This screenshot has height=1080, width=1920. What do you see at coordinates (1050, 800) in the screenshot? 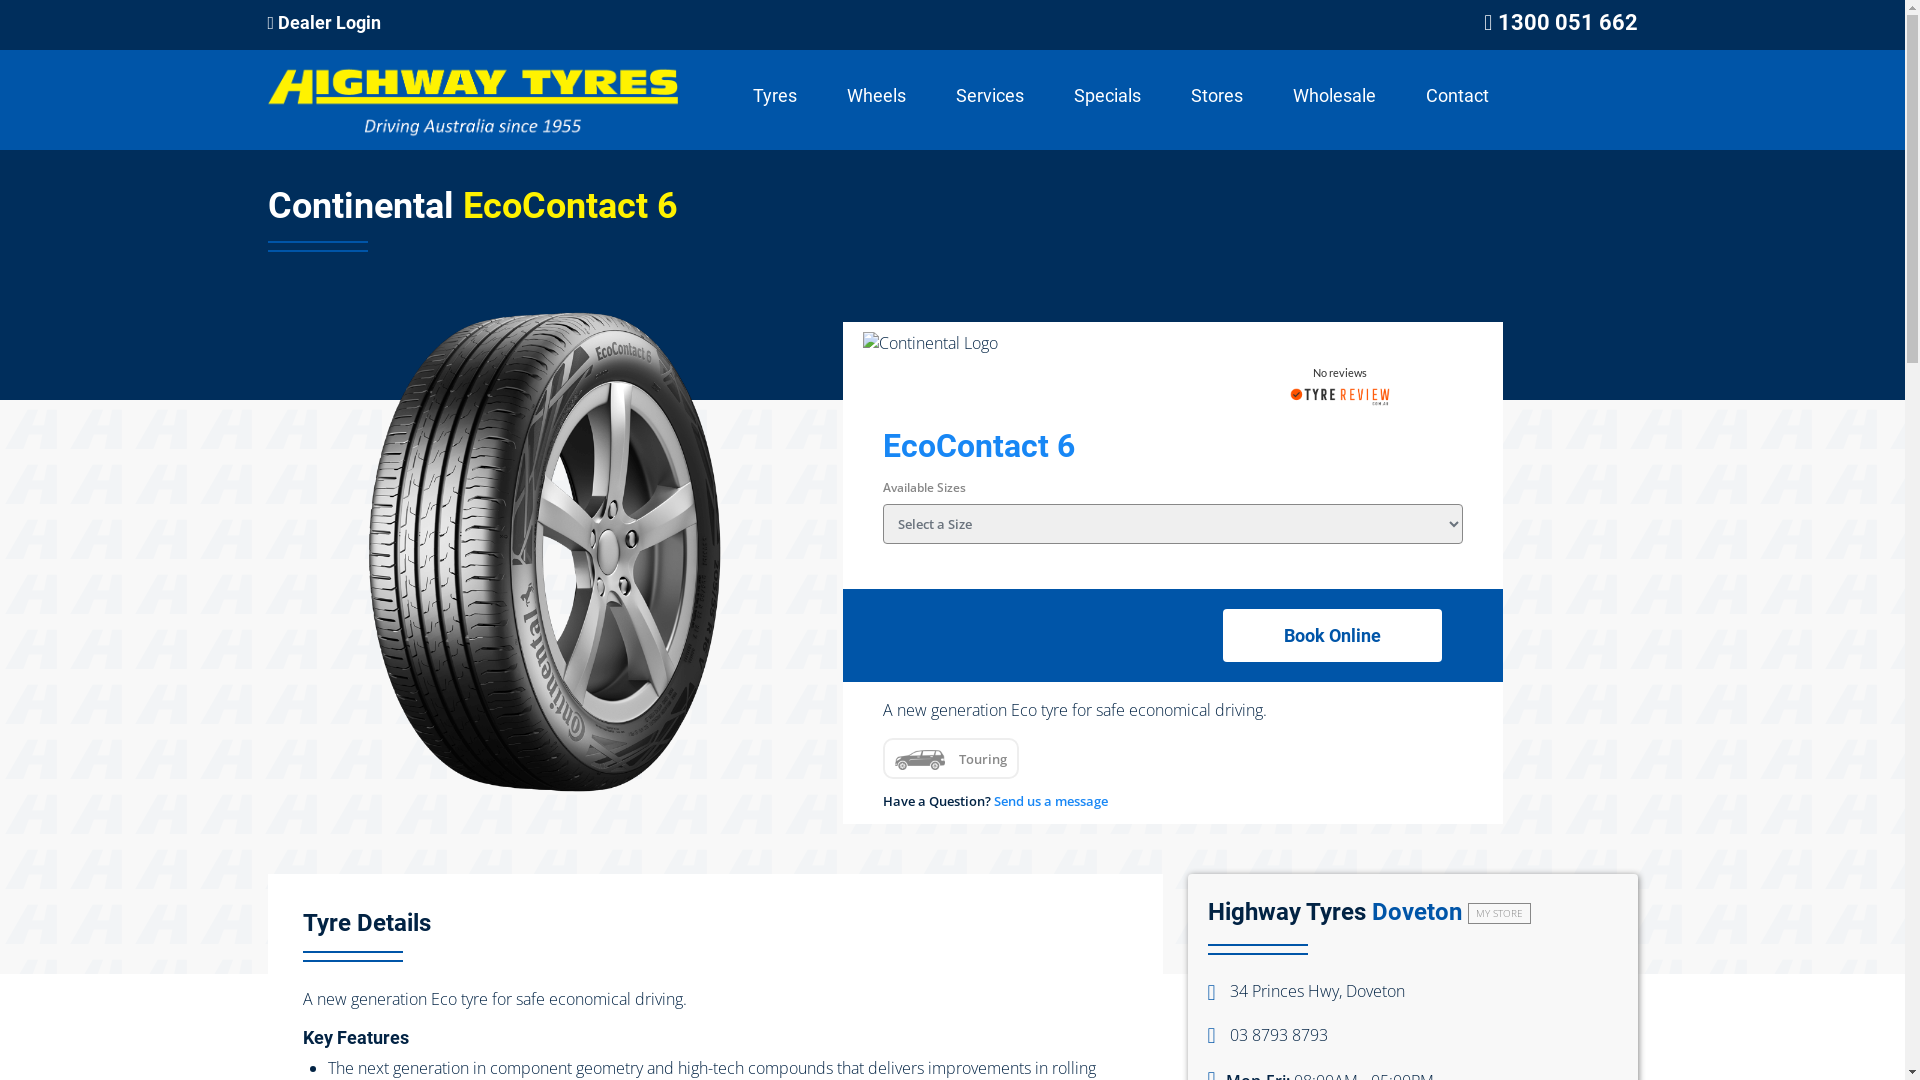
I see `'Send us a message'` at bounding box center [1050, 800].